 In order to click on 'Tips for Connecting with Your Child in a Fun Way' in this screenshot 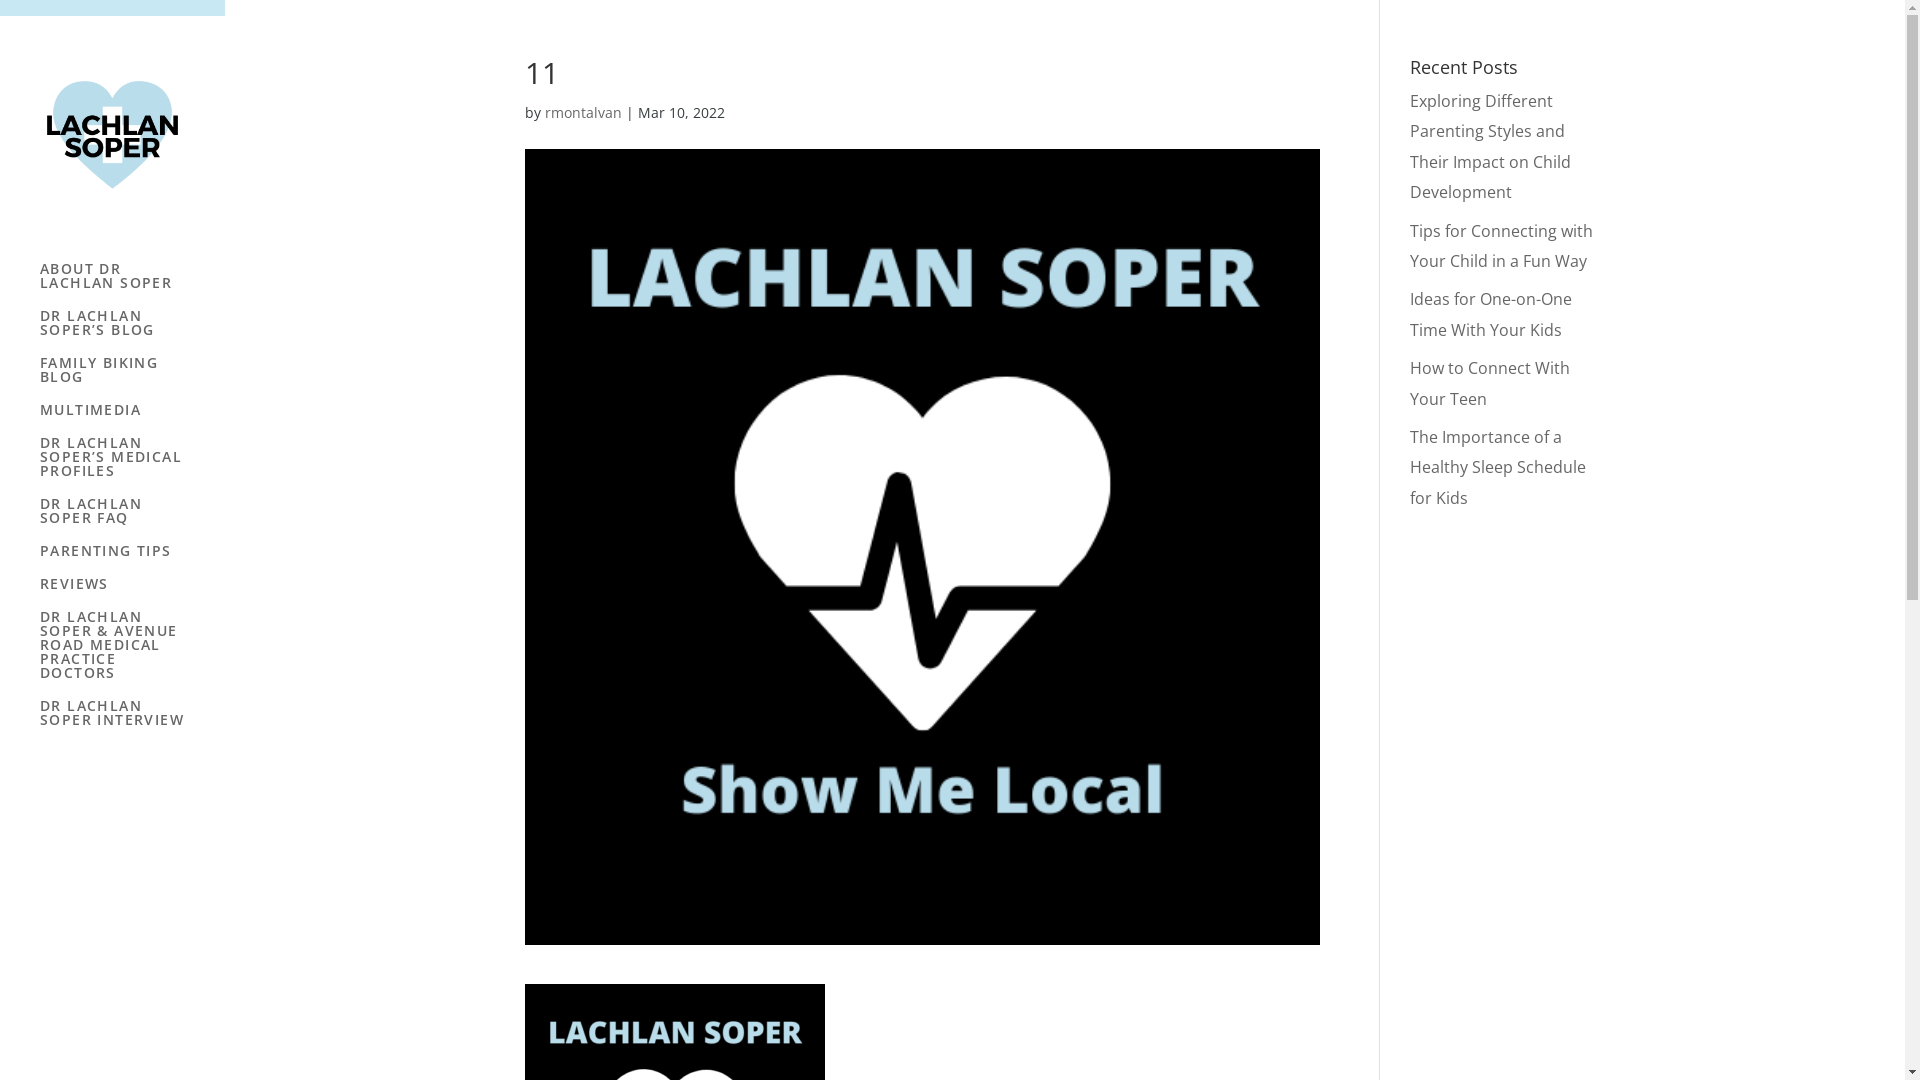, I will do `click(1409, 245)`.